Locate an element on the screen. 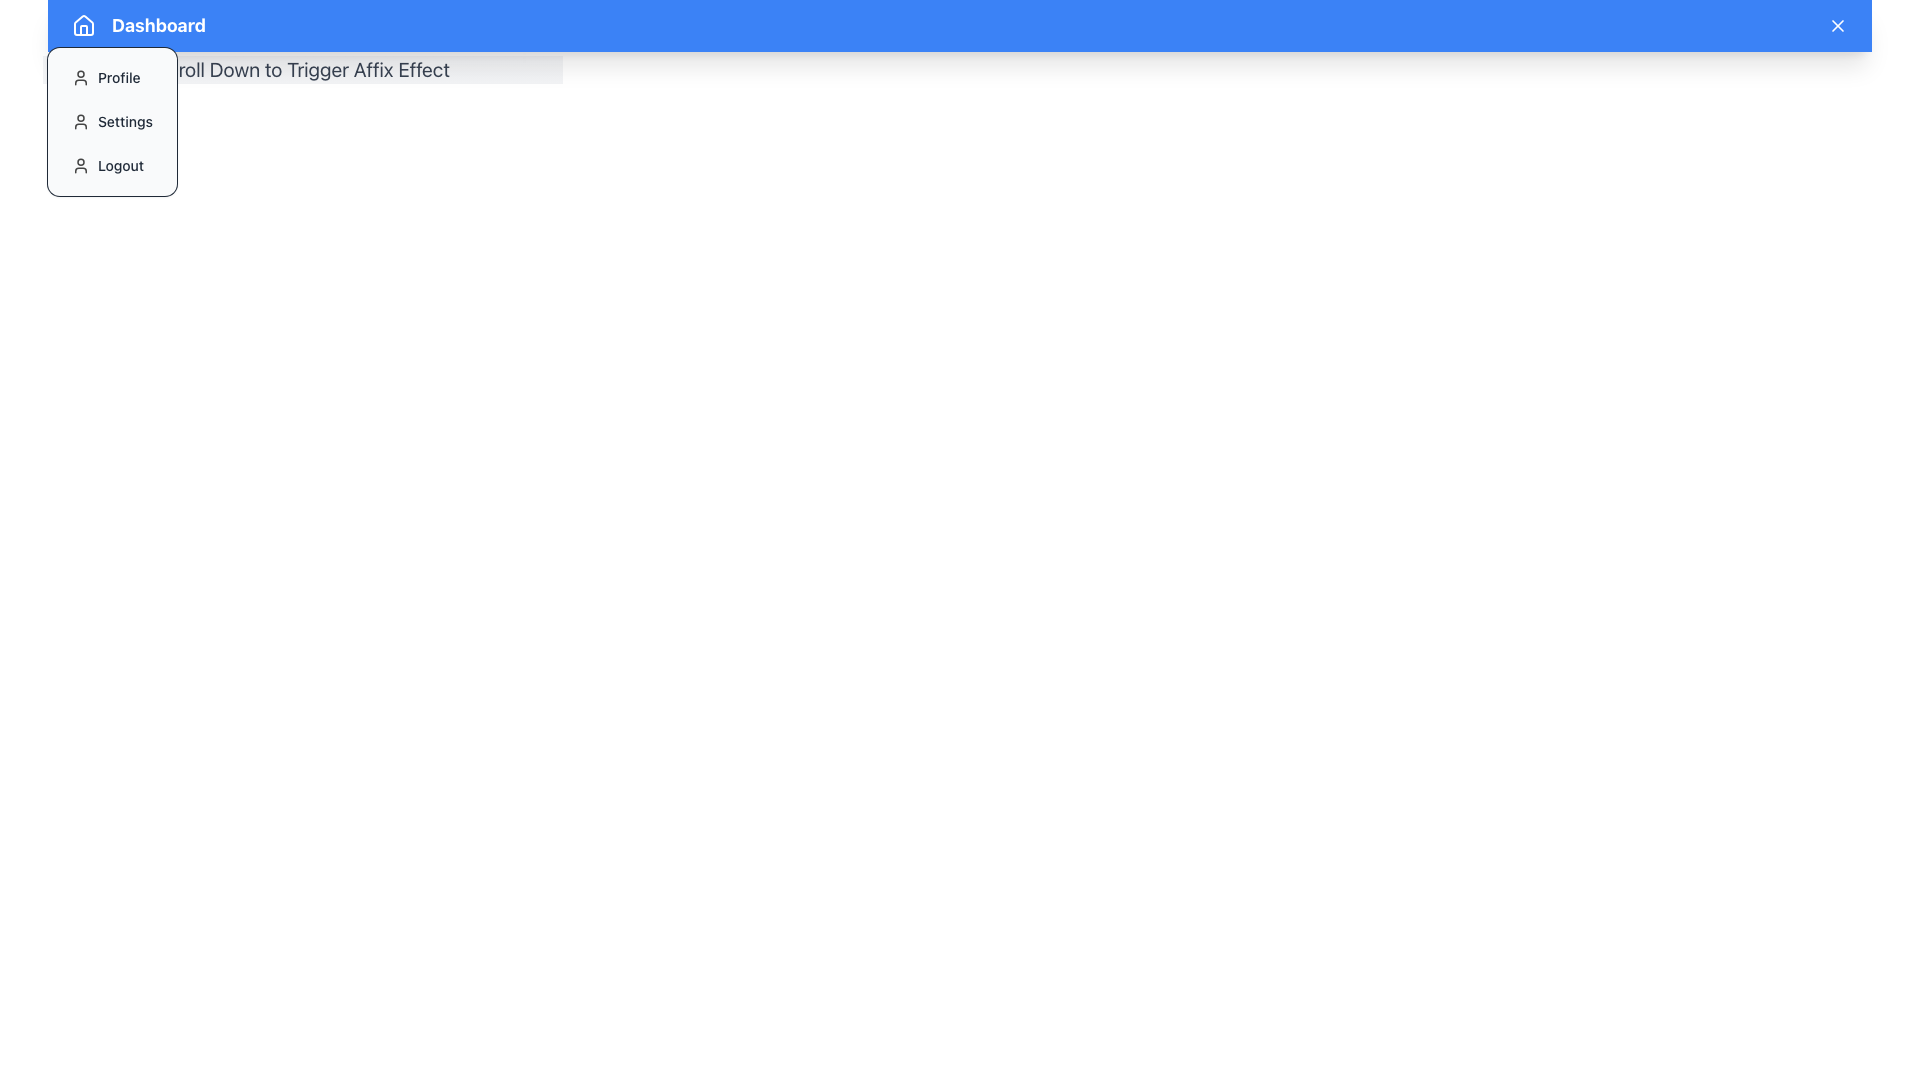  the 'Settings' icon in the dropdown menu located beneath the 'Dashboard' navigation bar is located at coordinates (80, 122).